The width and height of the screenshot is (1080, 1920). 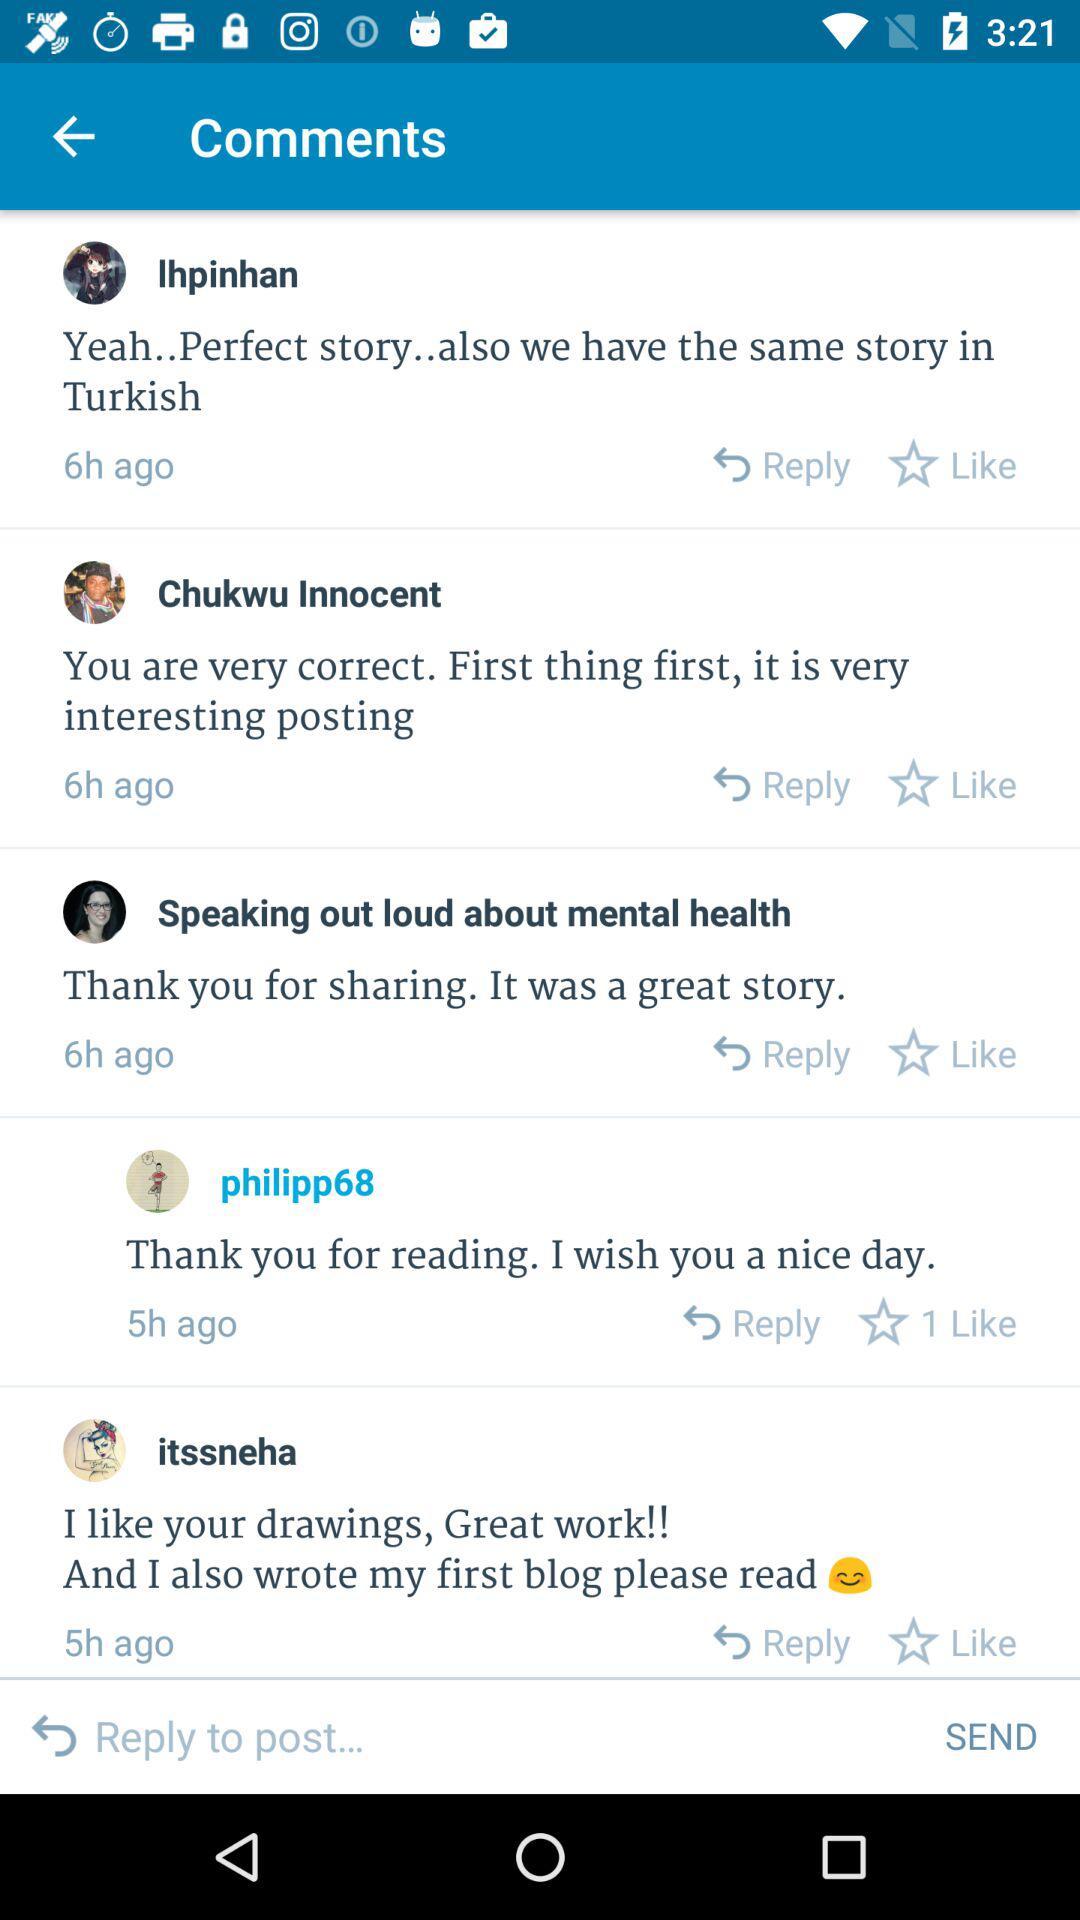 I want to click on go back, so click(x=730, y=1051).